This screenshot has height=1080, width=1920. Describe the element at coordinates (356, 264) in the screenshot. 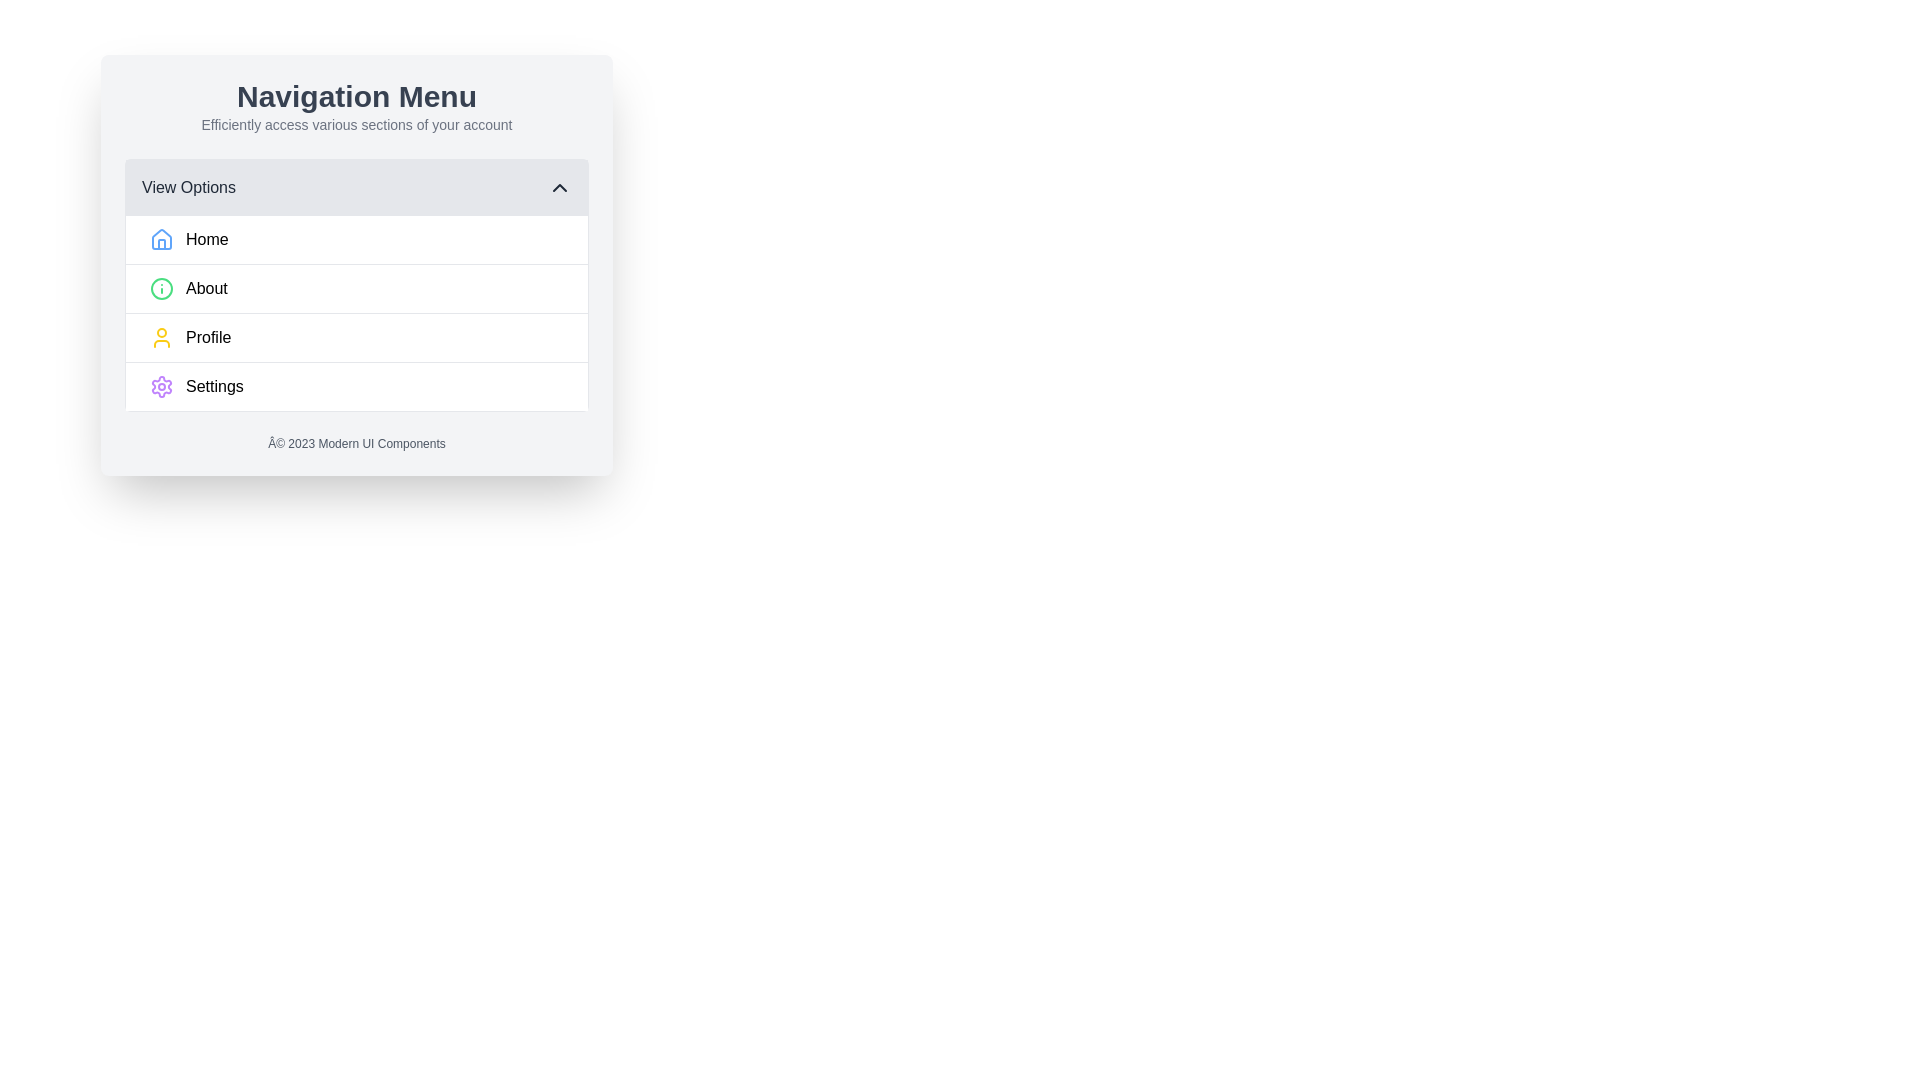

I see `the 'About' navigation button` at that location.